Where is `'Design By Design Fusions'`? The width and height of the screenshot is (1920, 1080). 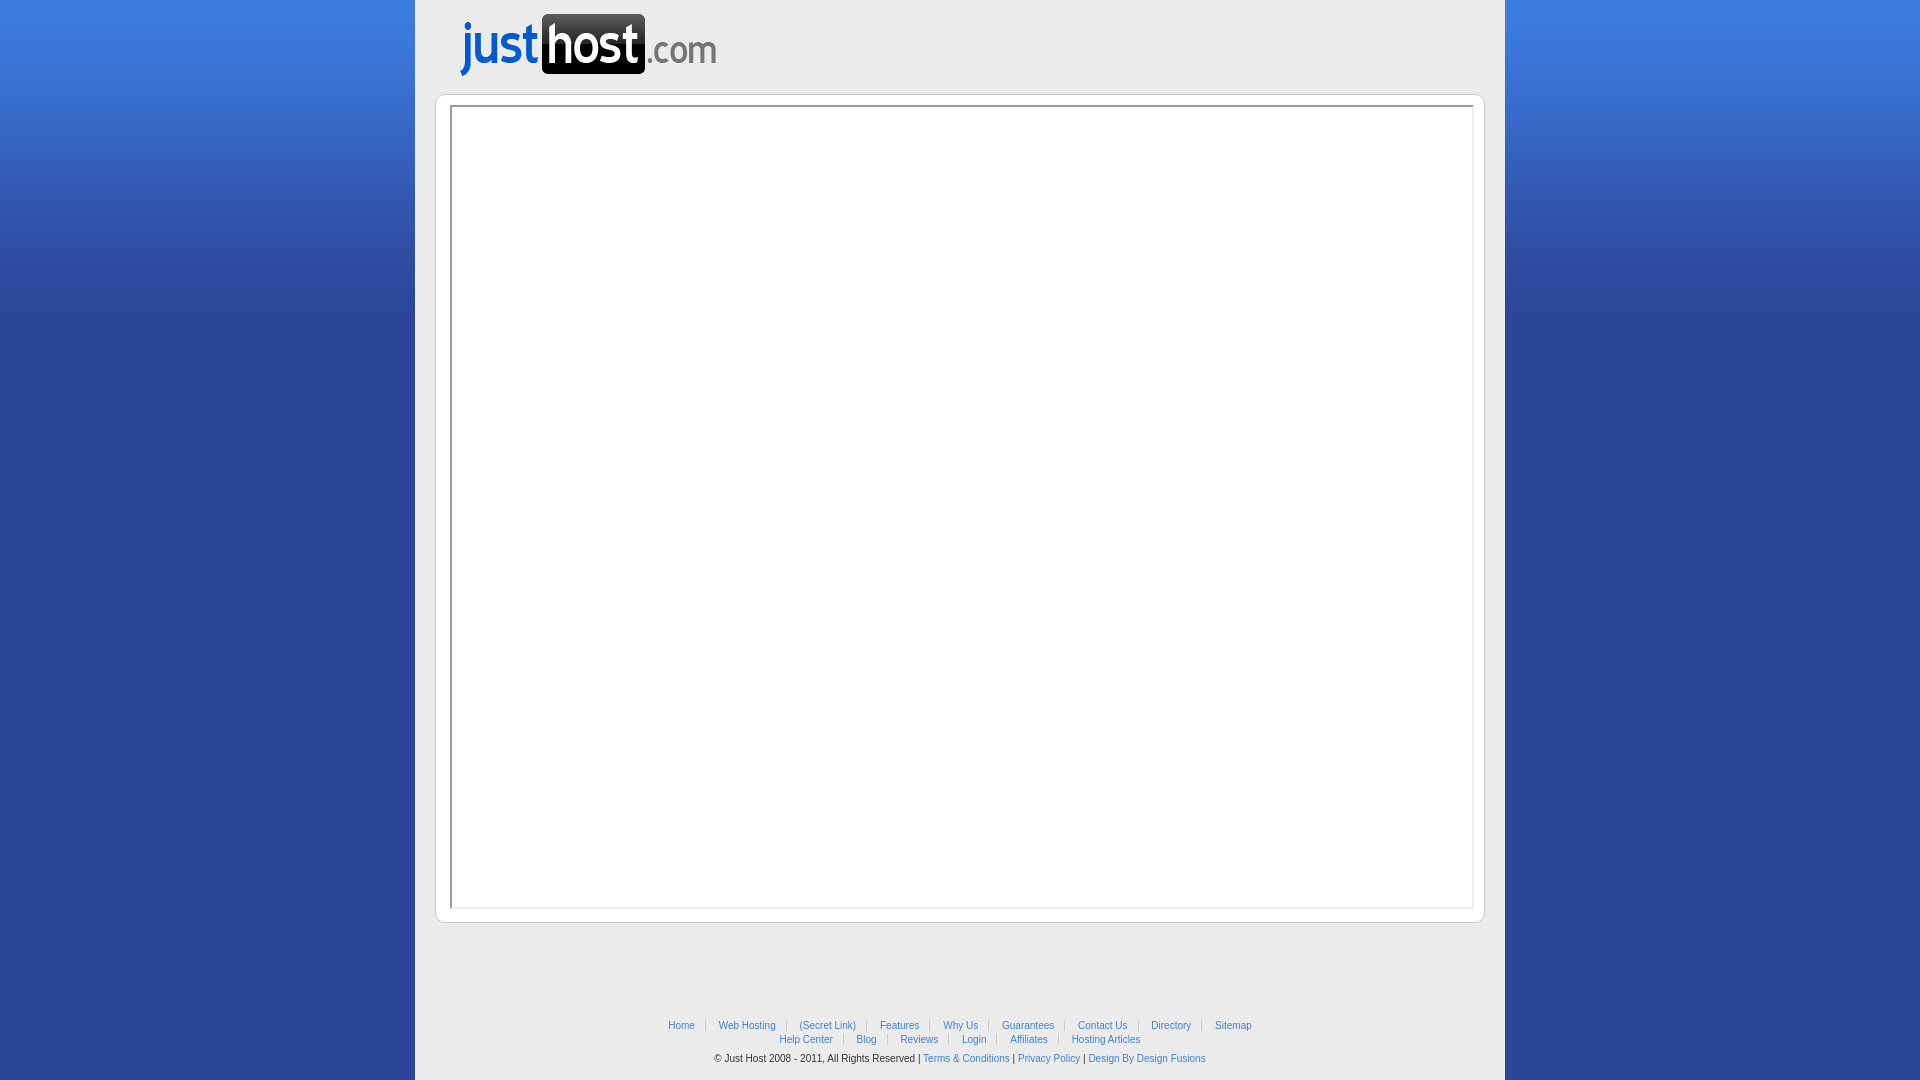 'Design By Design Fusions' is located at coordinates (1146, 1057).